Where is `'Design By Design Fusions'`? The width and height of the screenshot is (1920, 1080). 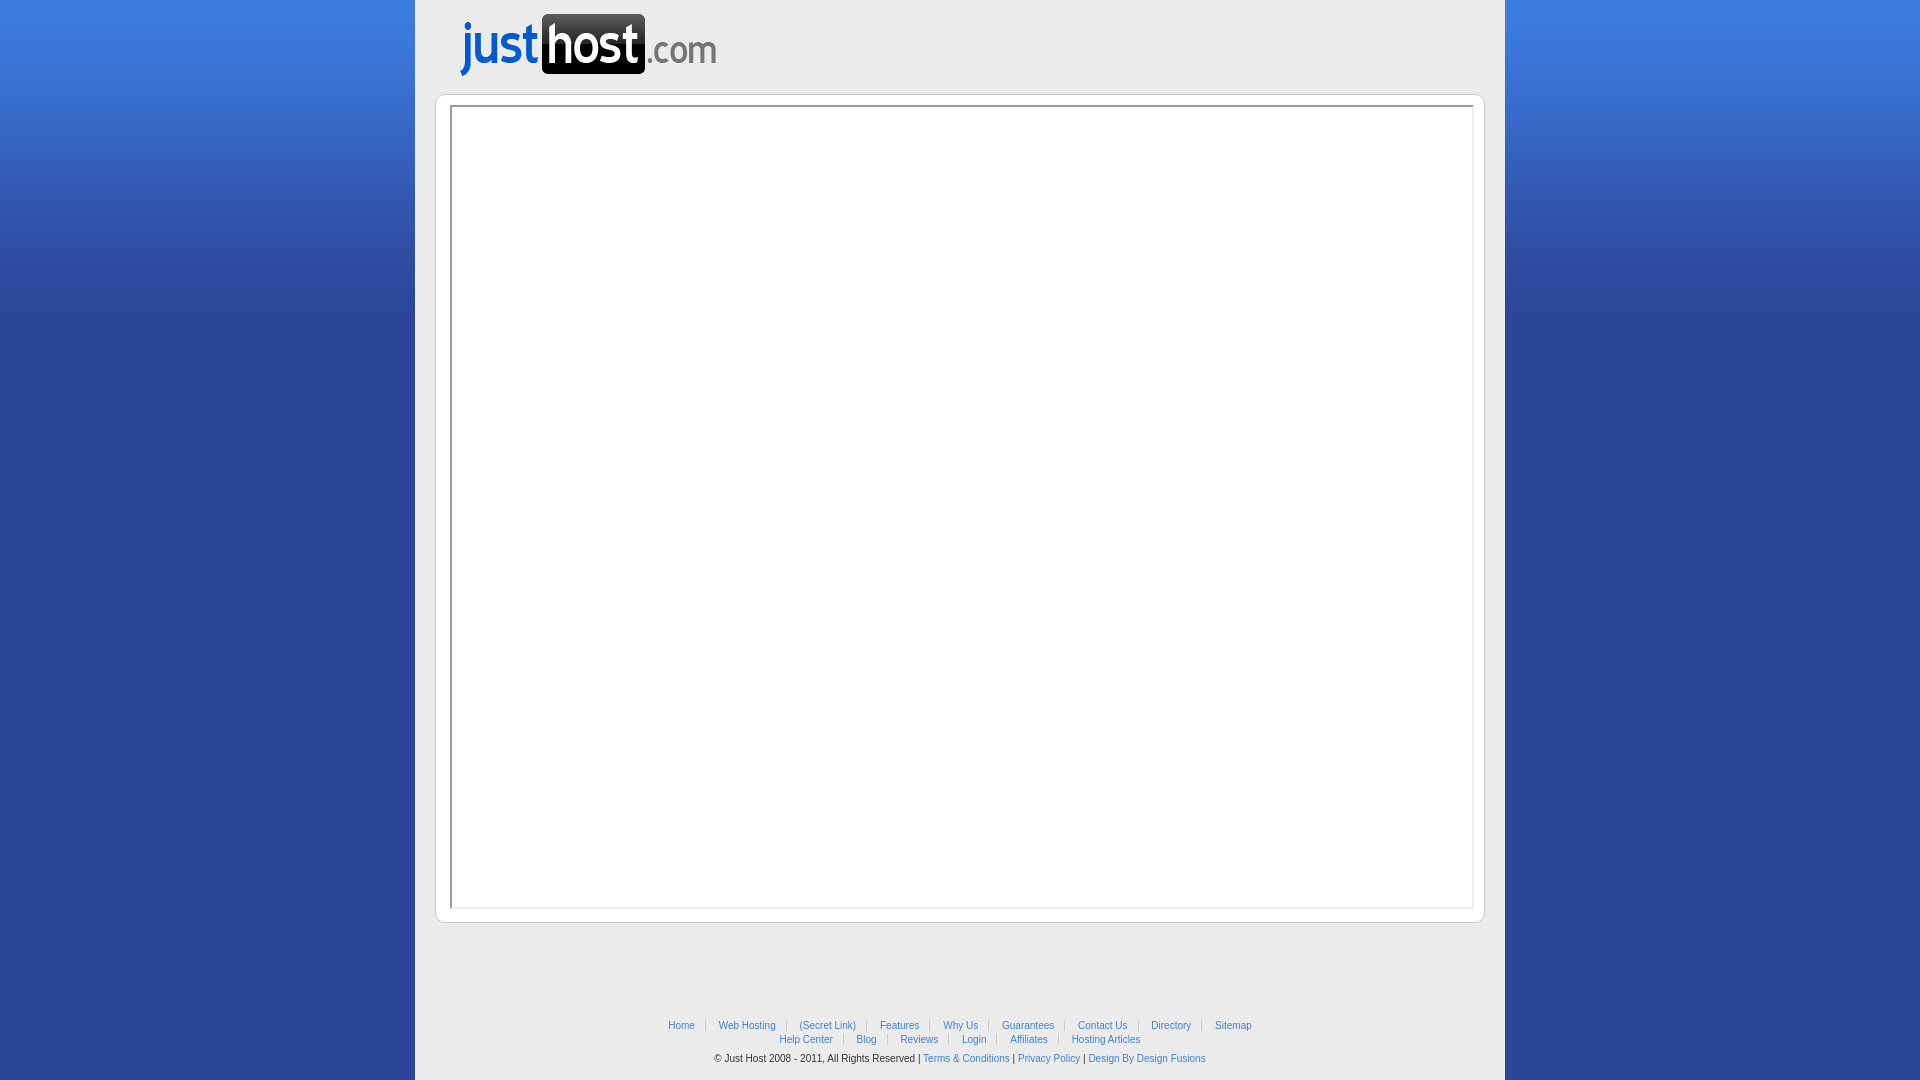 'Design By Design Fusions' is located at coordinates (1146, 1057).